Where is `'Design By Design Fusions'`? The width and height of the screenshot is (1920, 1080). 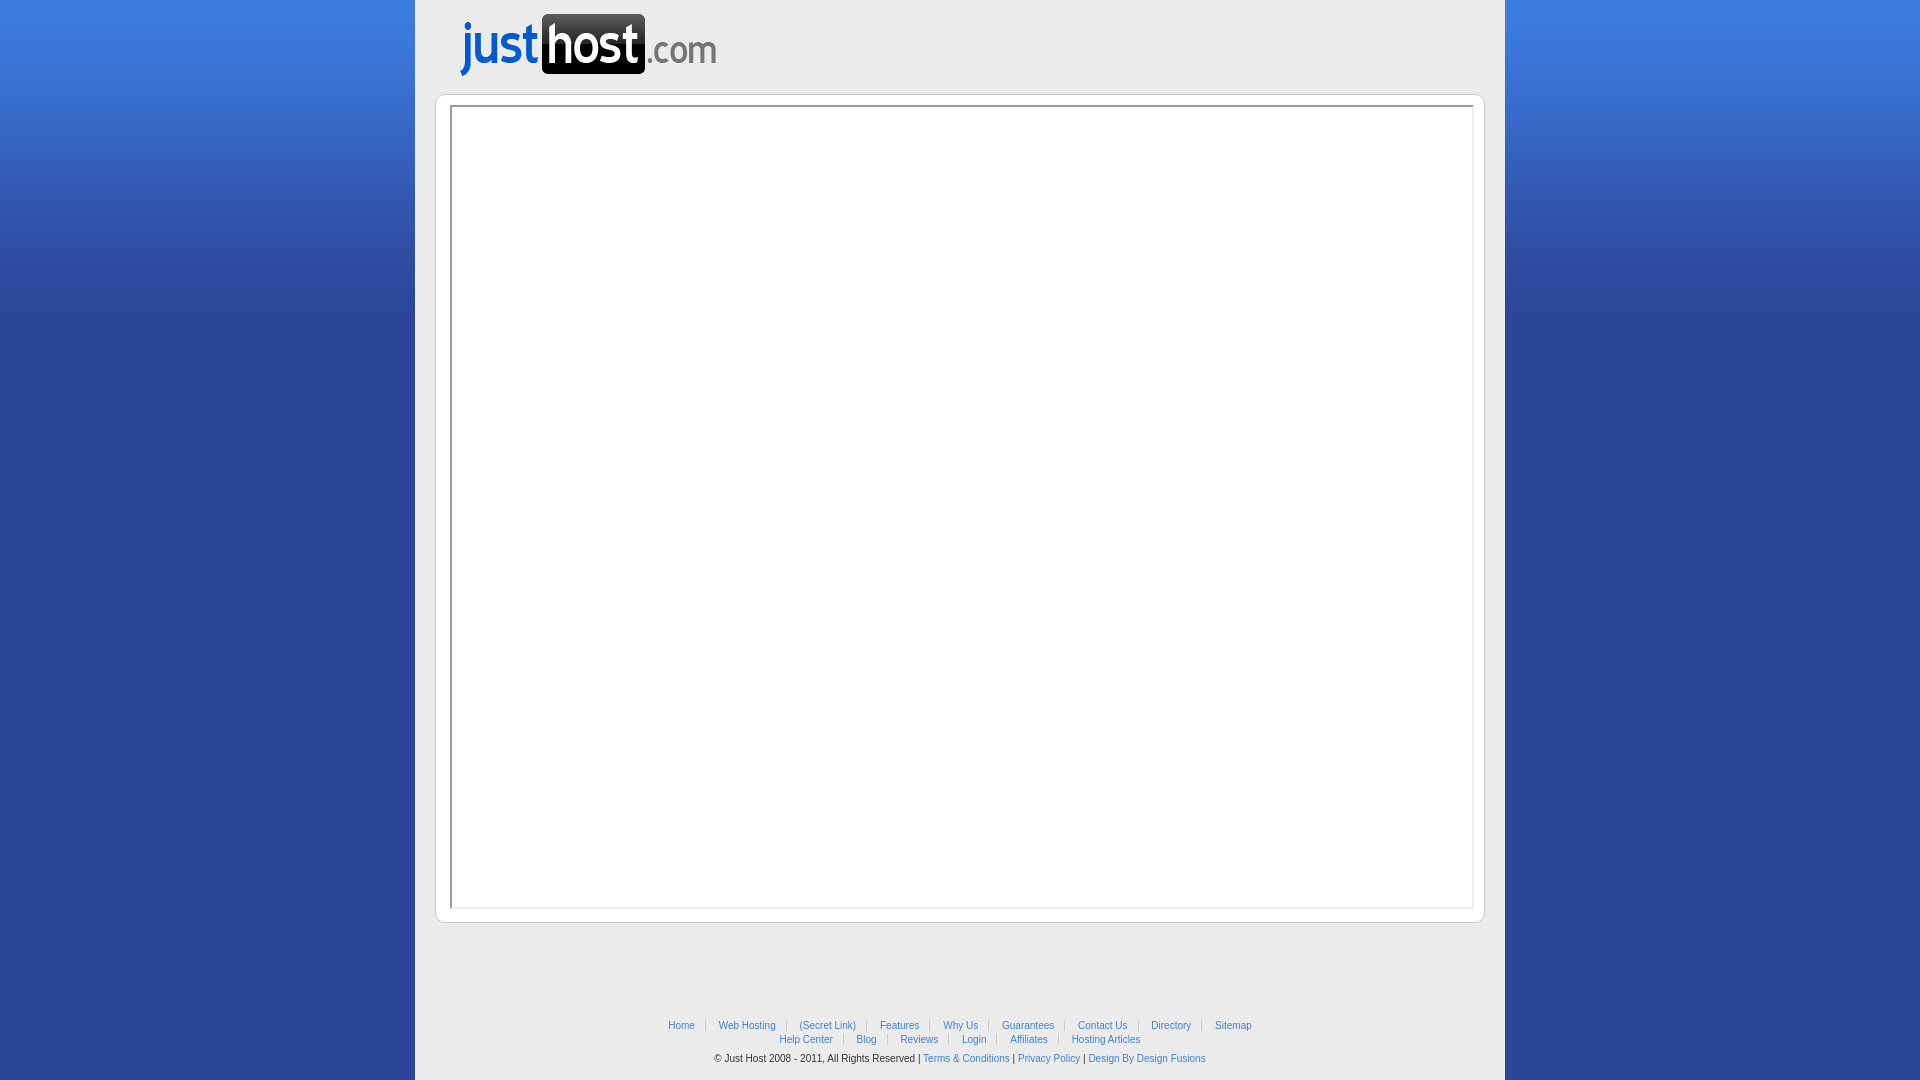 'Design By Design Fusions' is located at coordinates (1146, 1057).